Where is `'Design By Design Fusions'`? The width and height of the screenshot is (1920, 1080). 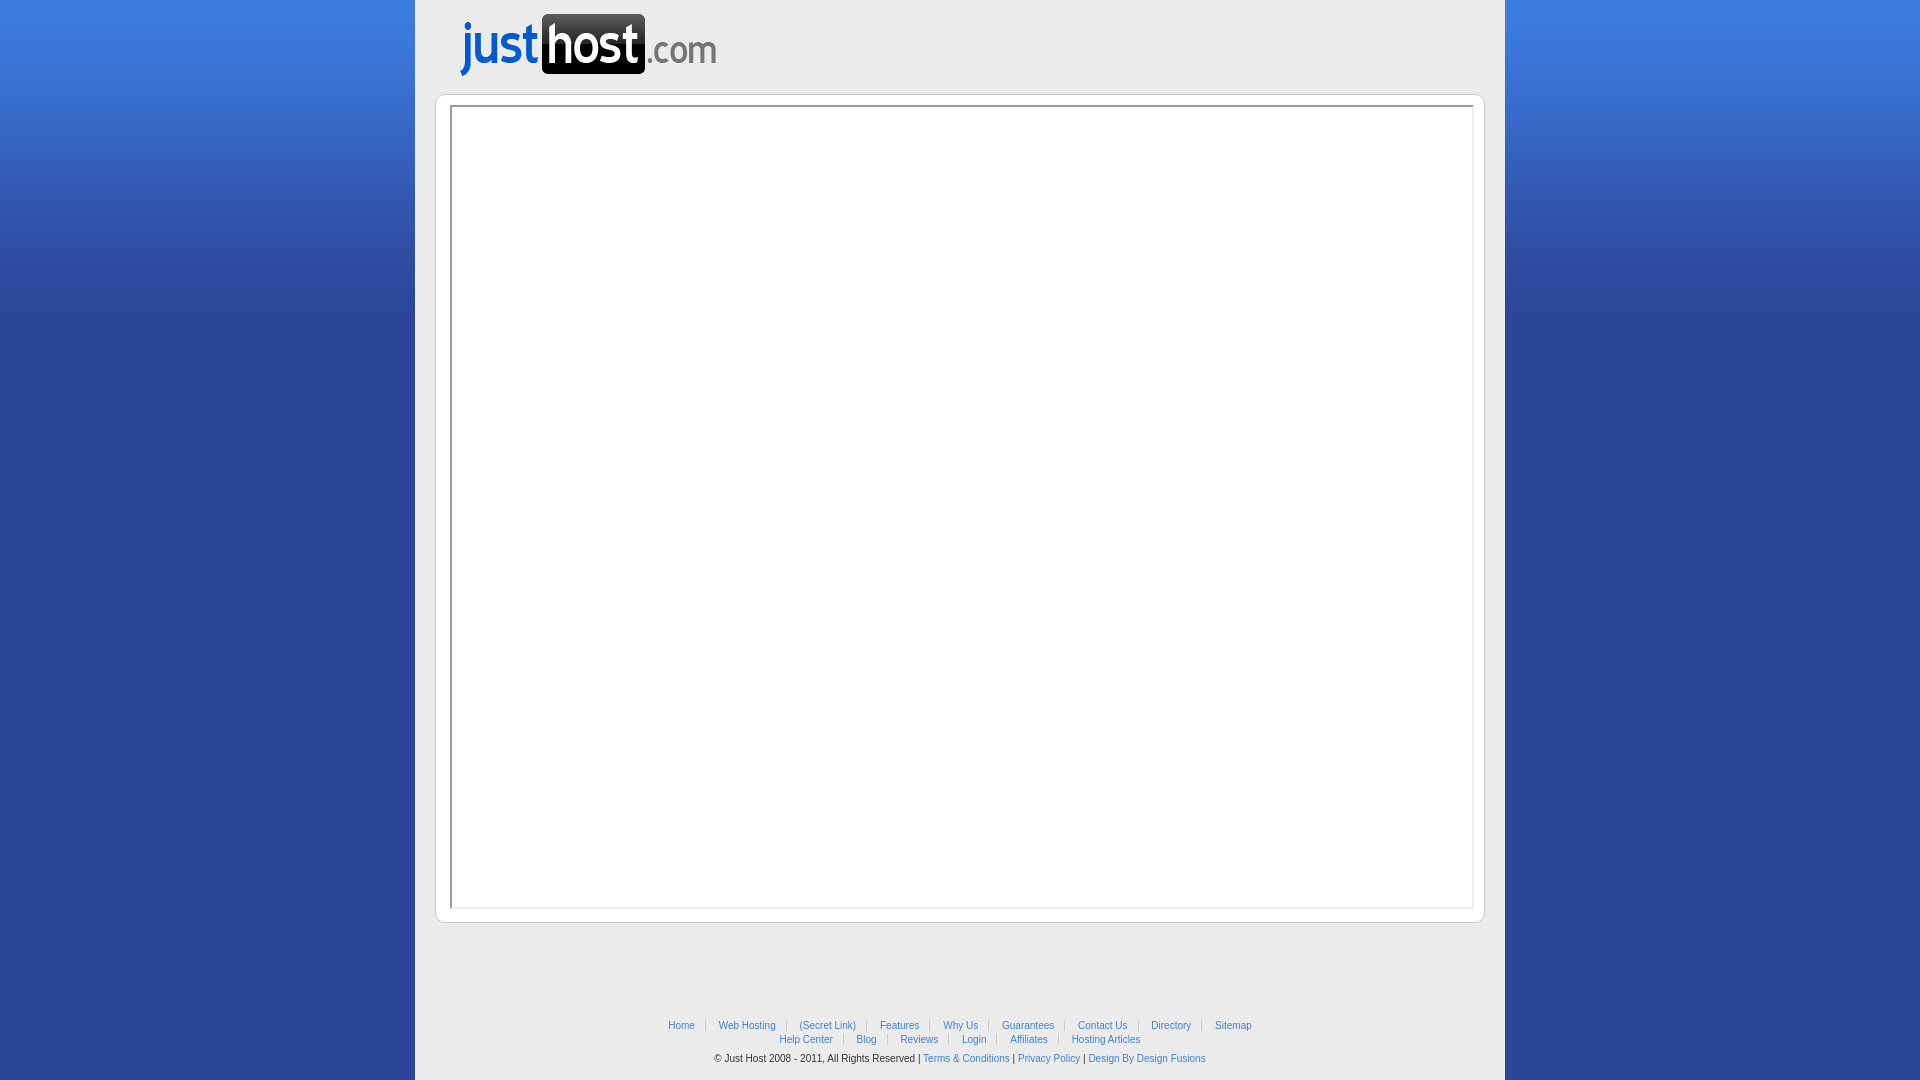 'Design By Design Fusions' is located at coordinates (1146, 1057).